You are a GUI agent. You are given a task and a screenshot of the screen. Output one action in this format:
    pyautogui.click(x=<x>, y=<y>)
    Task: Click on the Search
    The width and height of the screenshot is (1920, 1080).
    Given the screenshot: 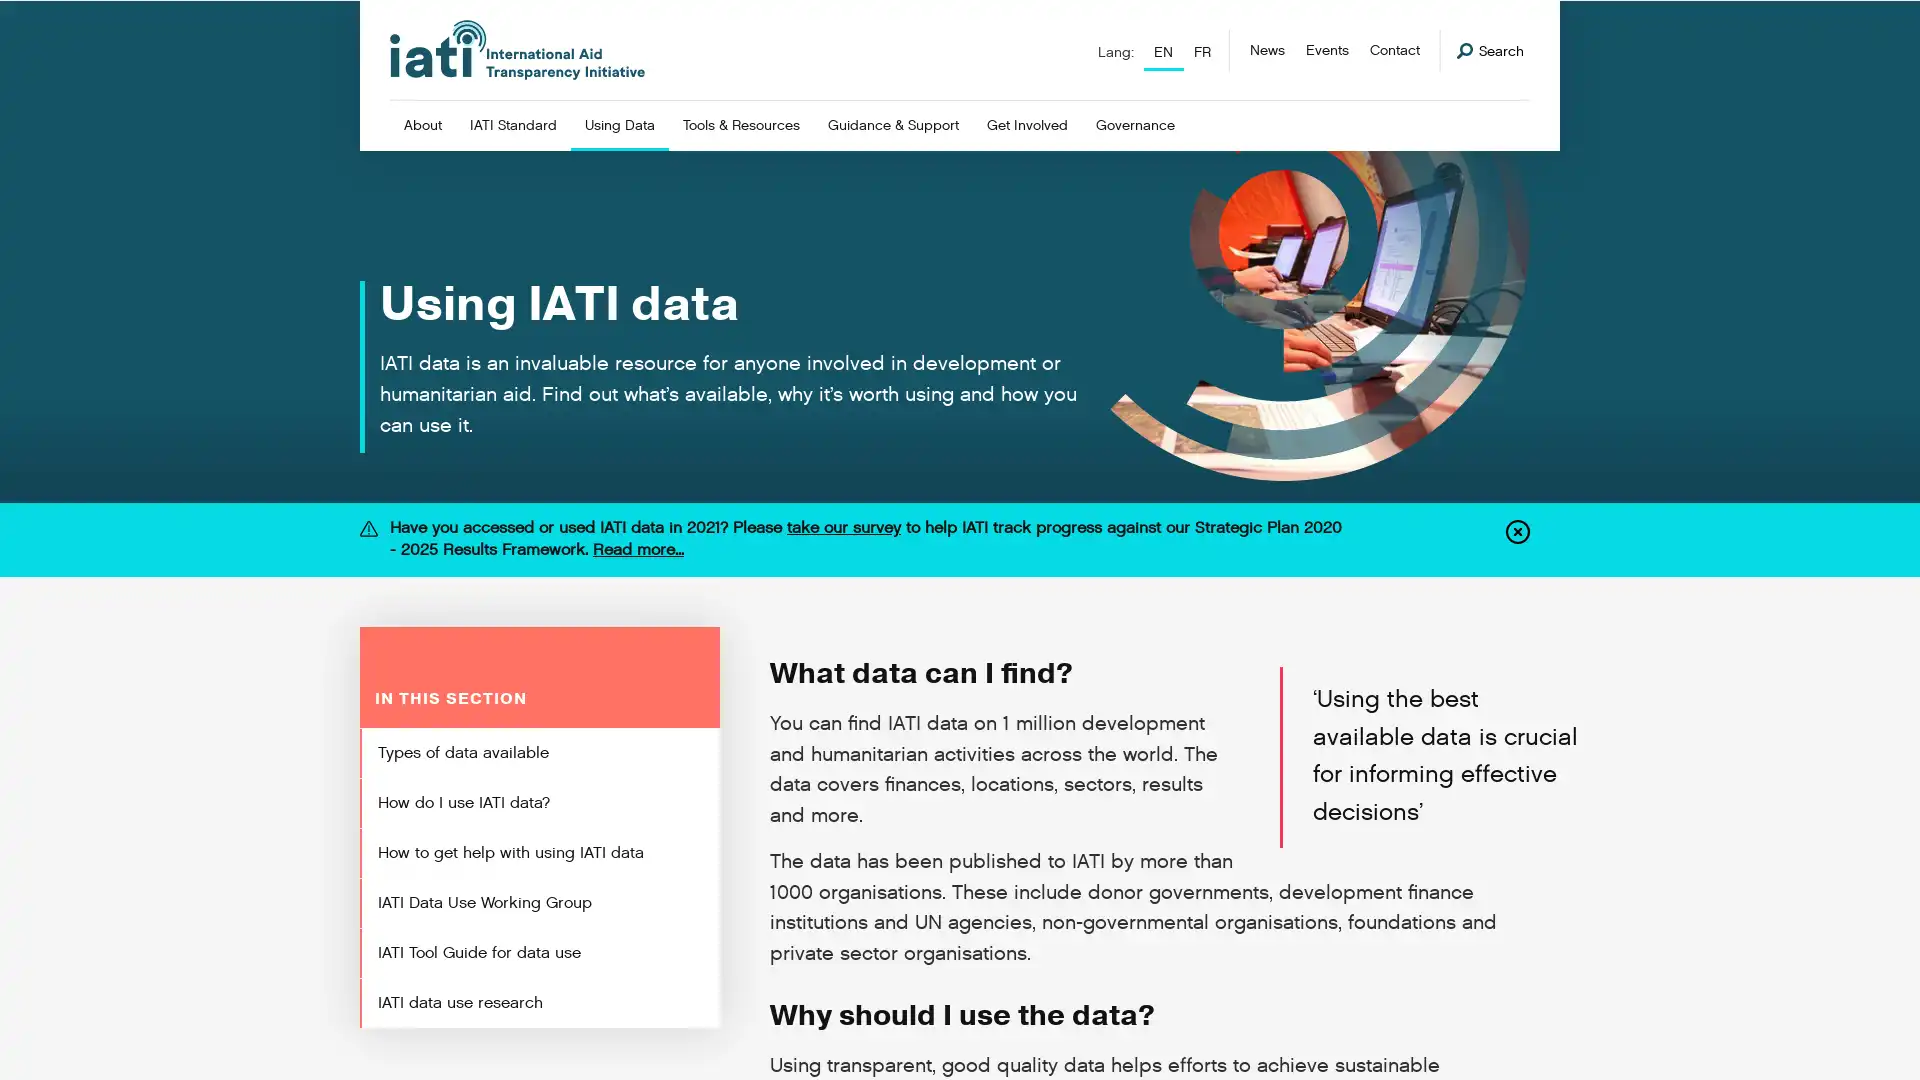 What is the action you would take?
    pyautogui.click(x=1490, y=50)
    